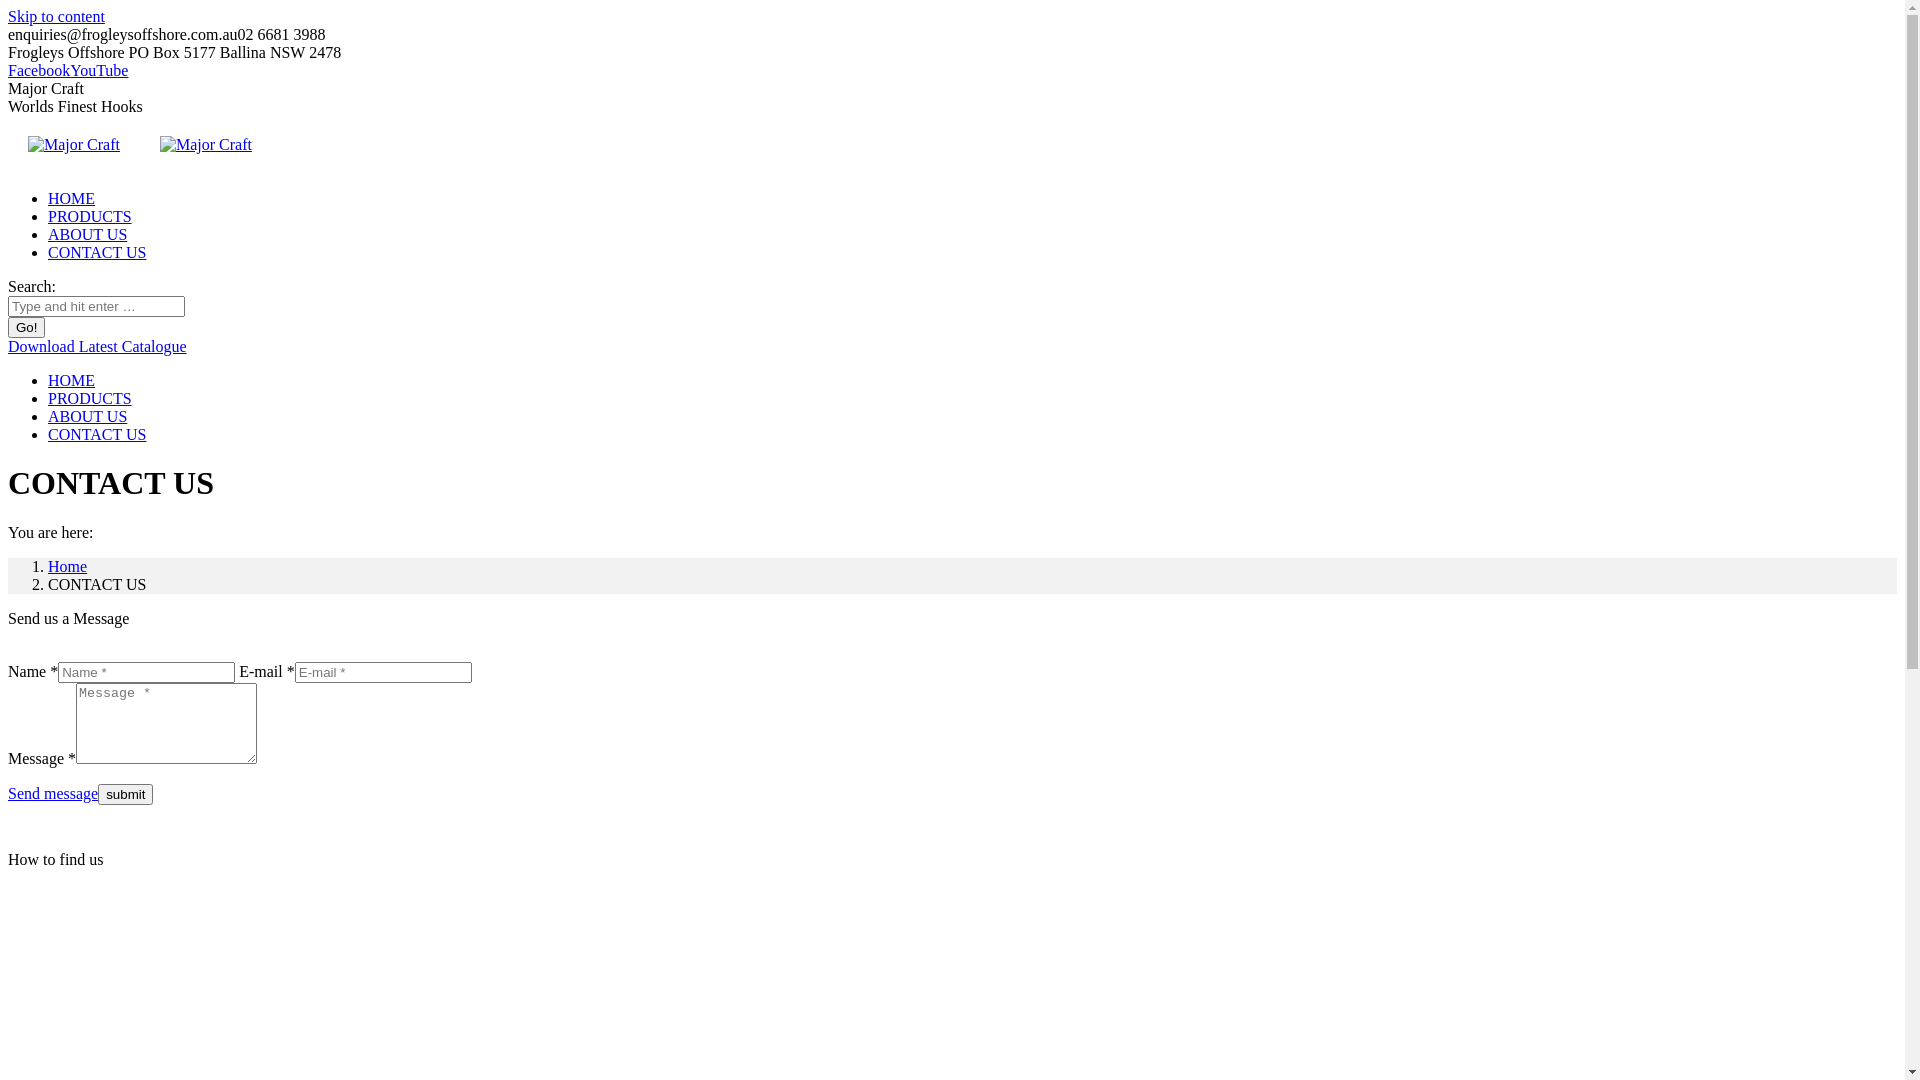 The width and height of the screenshot is (1920, 1080). What do you see at coordinates (98, 69) in the screenshot?
I see `'YouTube'` at bounding box center [98, 69].